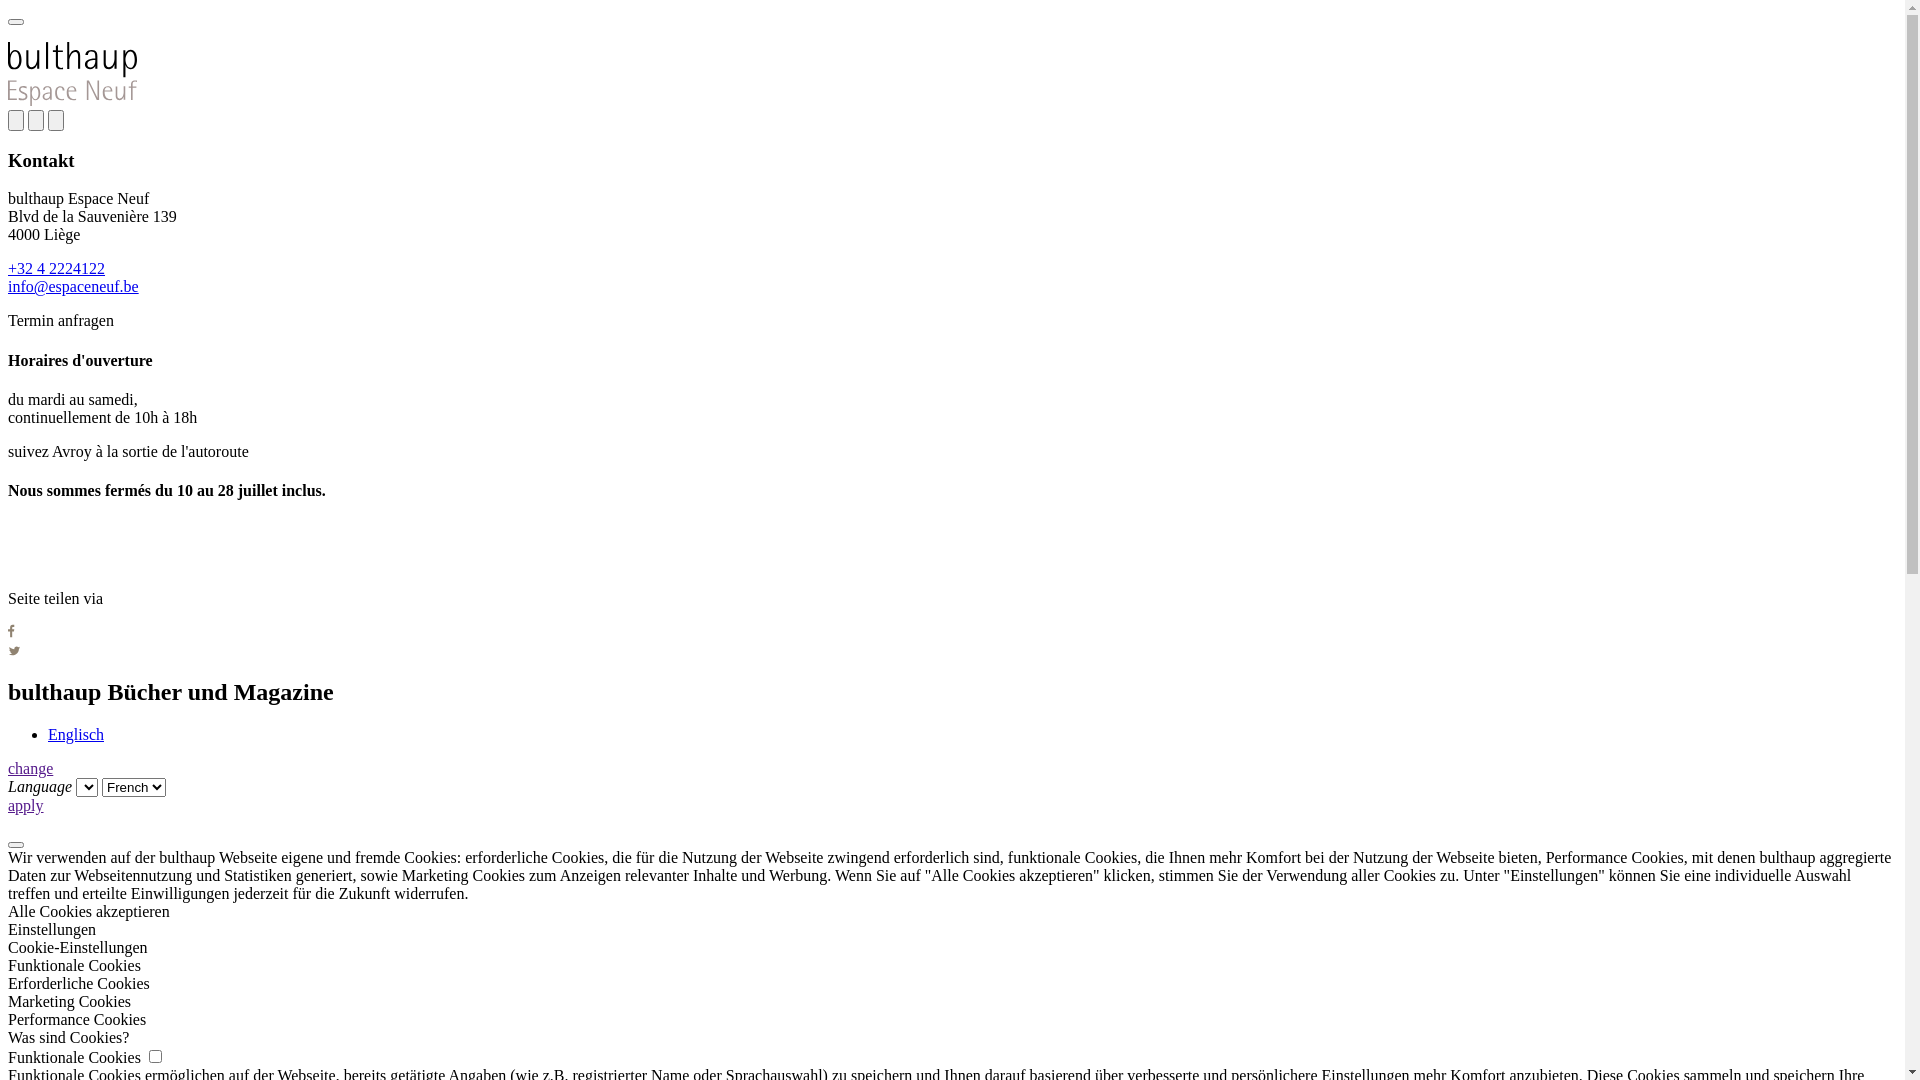  What do you see at coordinates (951, 1019) in the screenshot?
I see `'Performance Cookies'` at bounding box center [951, 1019].